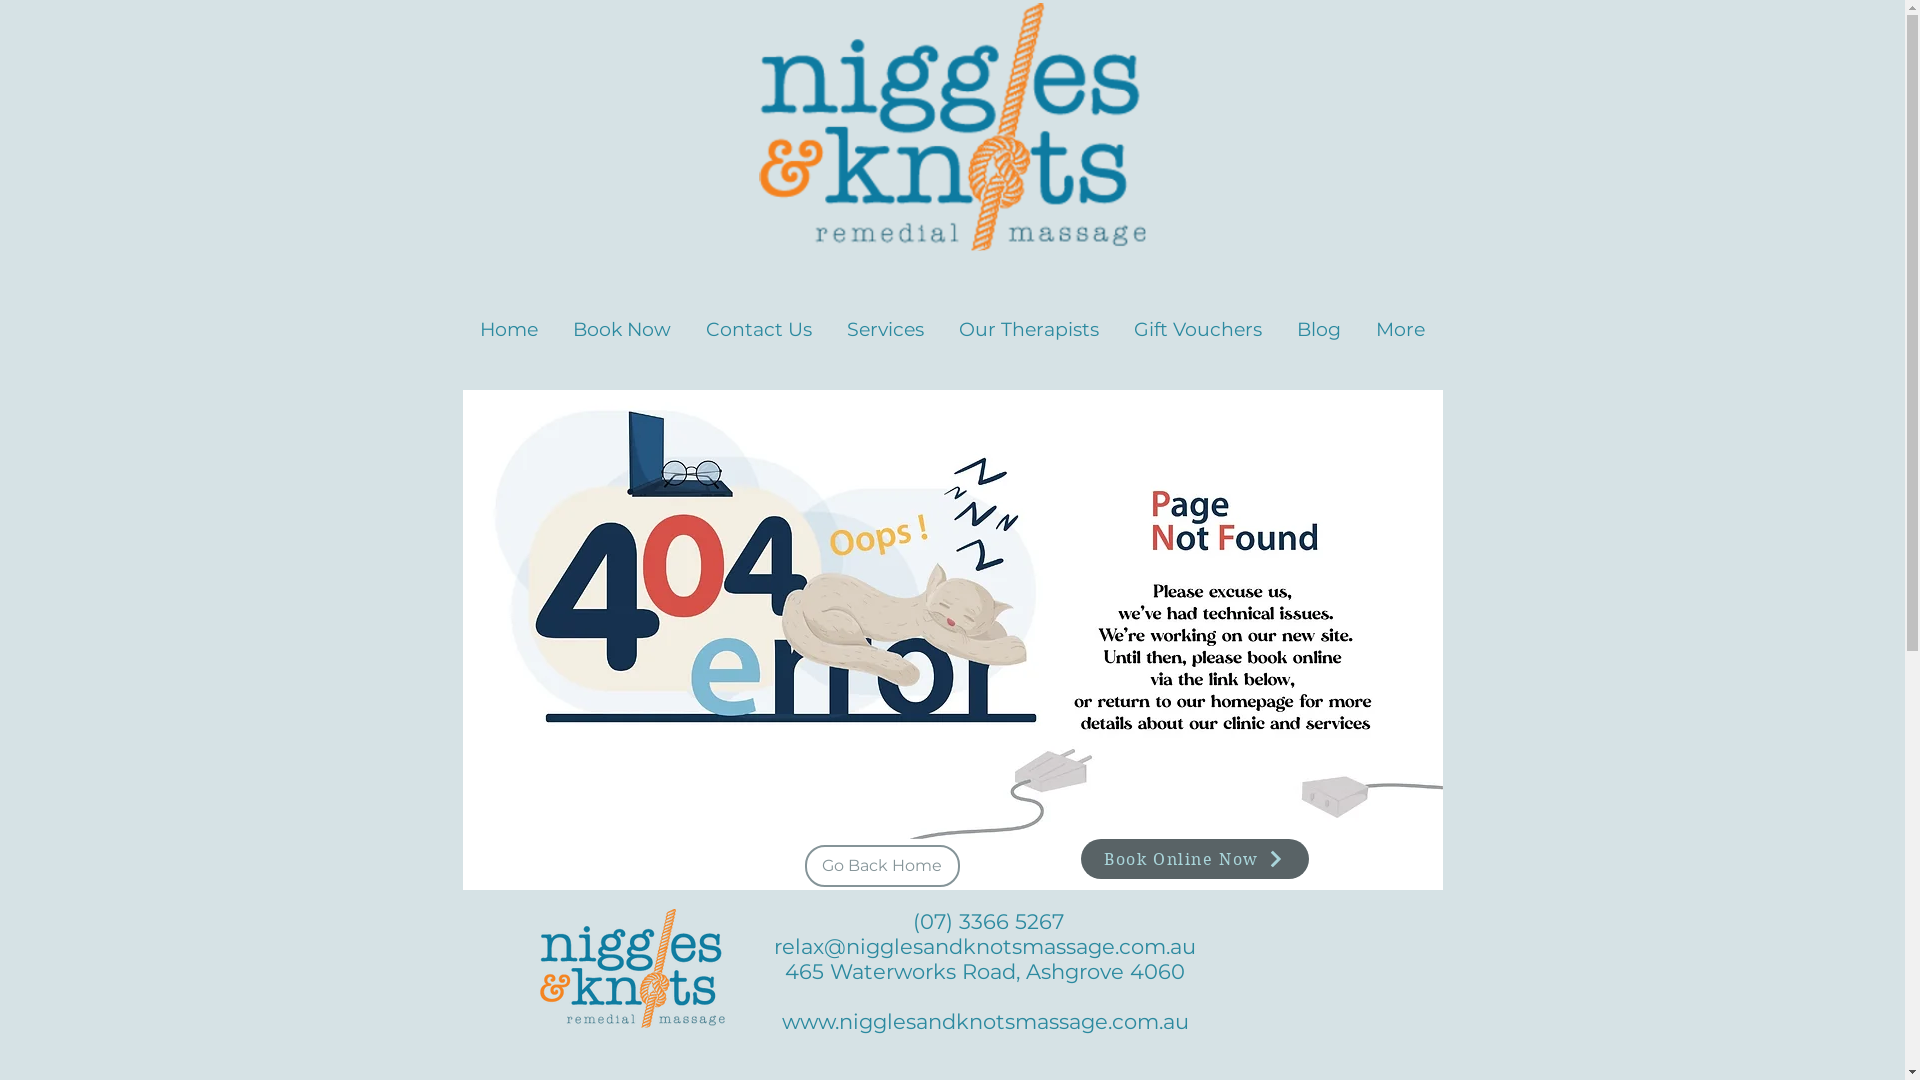 Image resolution: width=1920 pixels, height=1080 pixels. Describe the element at coordinates (880, 865) in the screenshot. I see `'Go Back Home'` at that location.